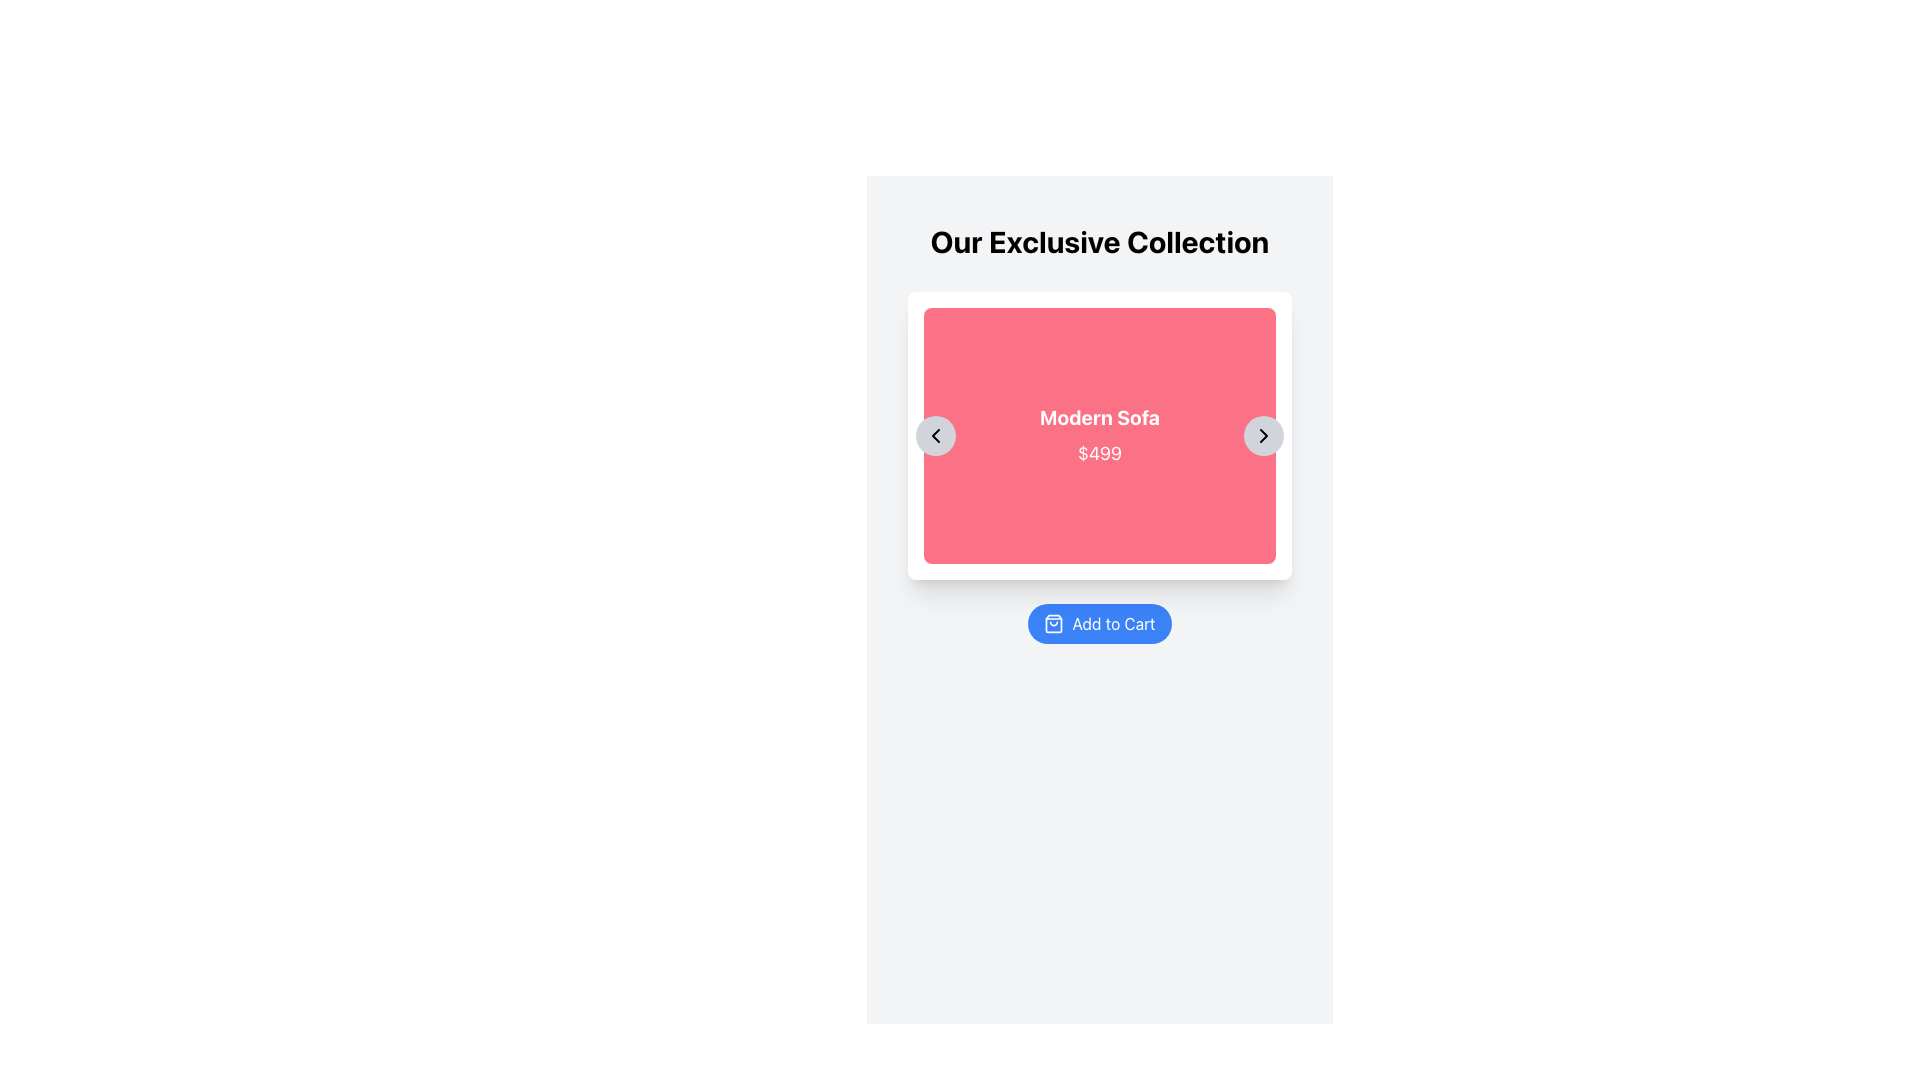 This screenshot has height=1080, width=1920. What do you see at coordinates (1262, 434) in the screenshot?
I see `the right navigational icon on the pink card labeled 'Modern Sofa'` at bounding box center [1262, 434].